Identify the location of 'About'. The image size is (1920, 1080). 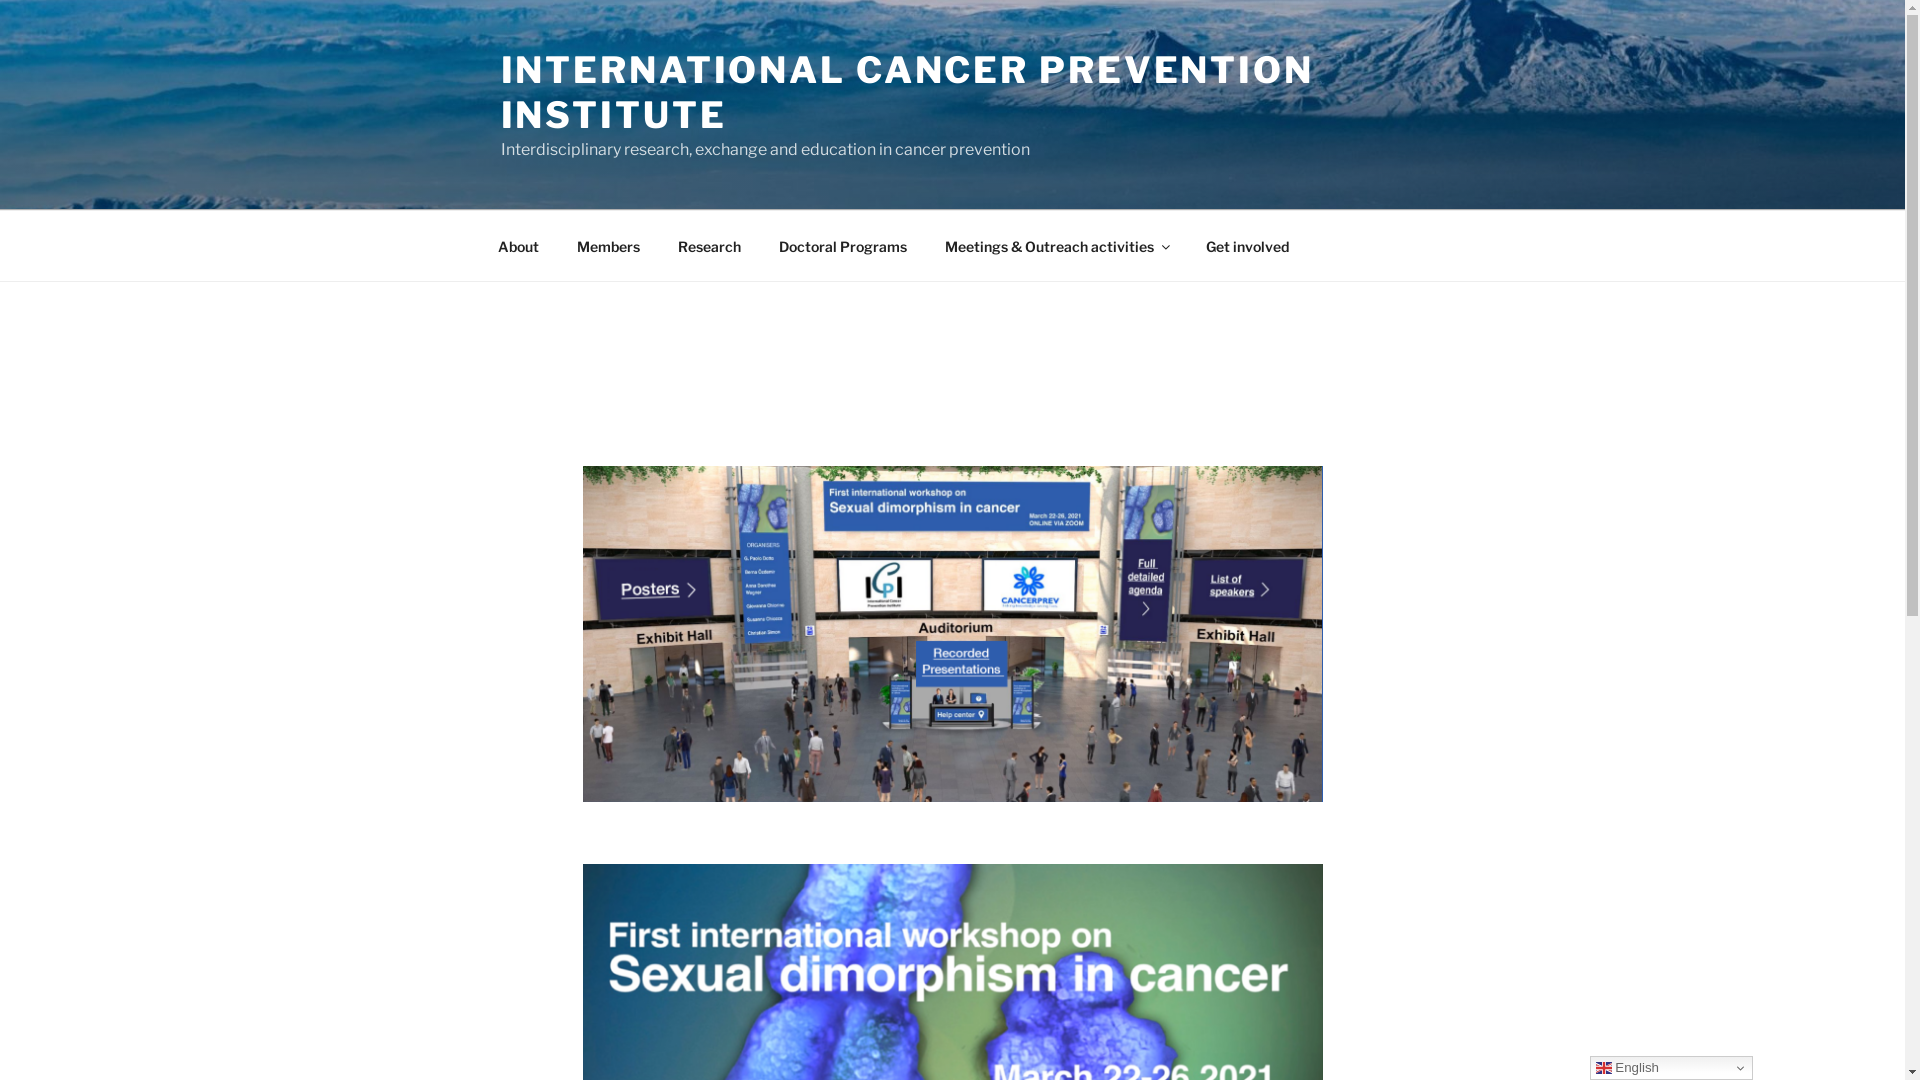
(518, 245).